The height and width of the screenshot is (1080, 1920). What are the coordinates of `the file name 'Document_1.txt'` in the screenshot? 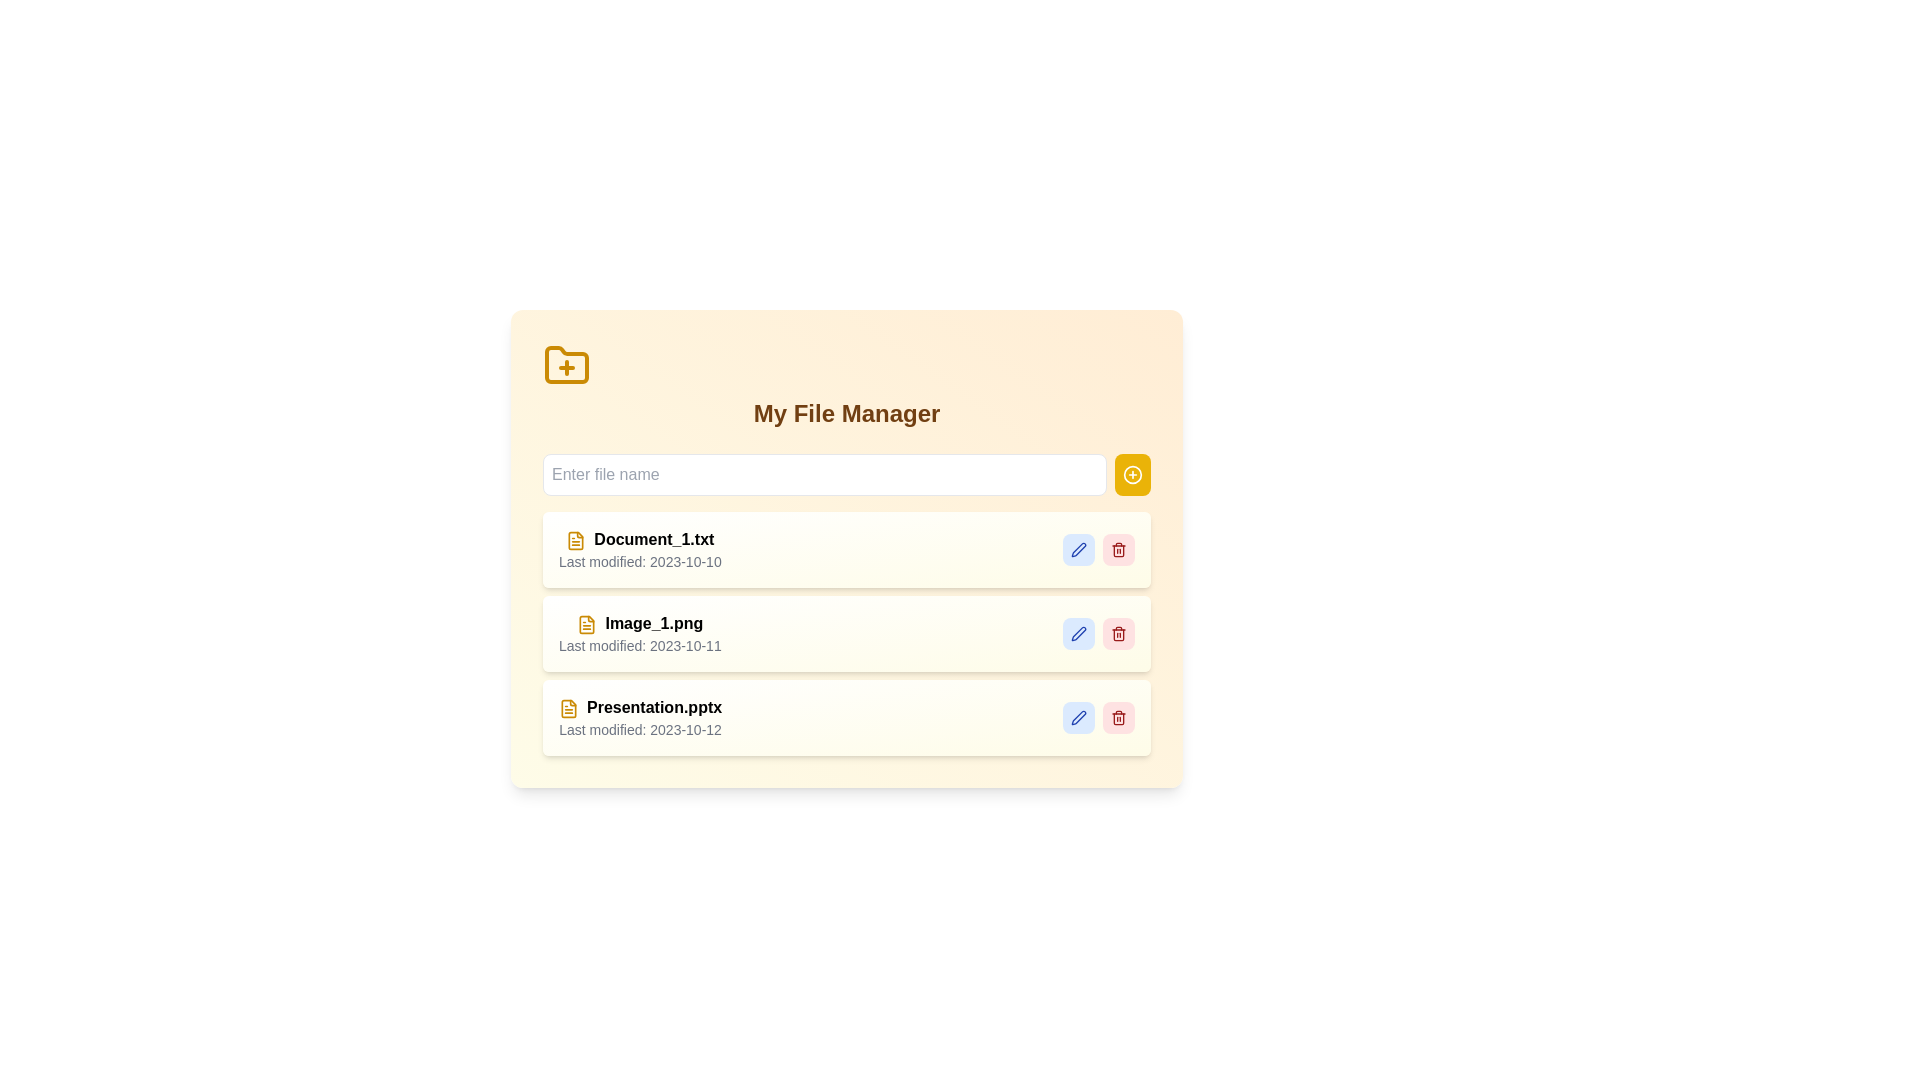 It's located at (640, 550).